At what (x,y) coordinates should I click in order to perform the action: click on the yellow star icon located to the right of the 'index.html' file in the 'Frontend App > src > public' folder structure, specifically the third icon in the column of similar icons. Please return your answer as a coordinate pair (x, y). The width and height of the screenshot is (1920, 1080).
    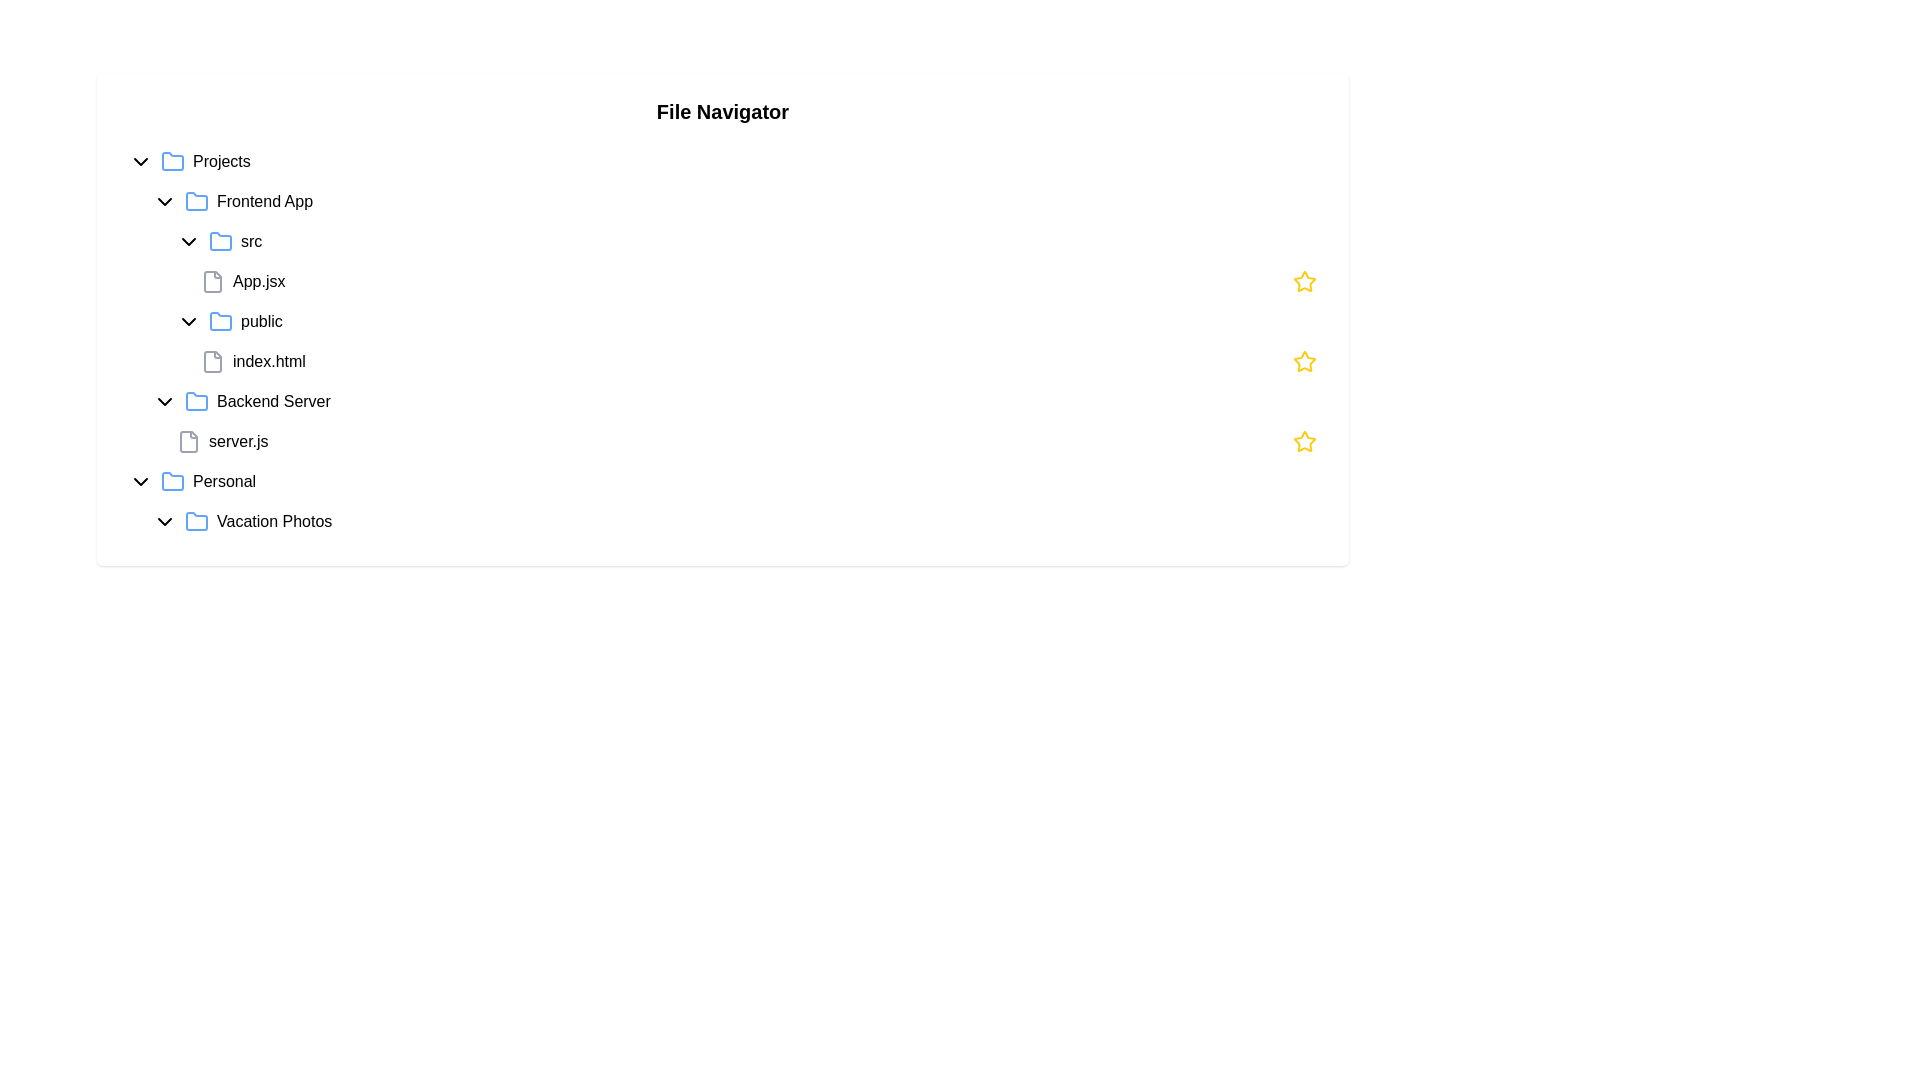
    Looking at the image, I should click on (1305, 440).